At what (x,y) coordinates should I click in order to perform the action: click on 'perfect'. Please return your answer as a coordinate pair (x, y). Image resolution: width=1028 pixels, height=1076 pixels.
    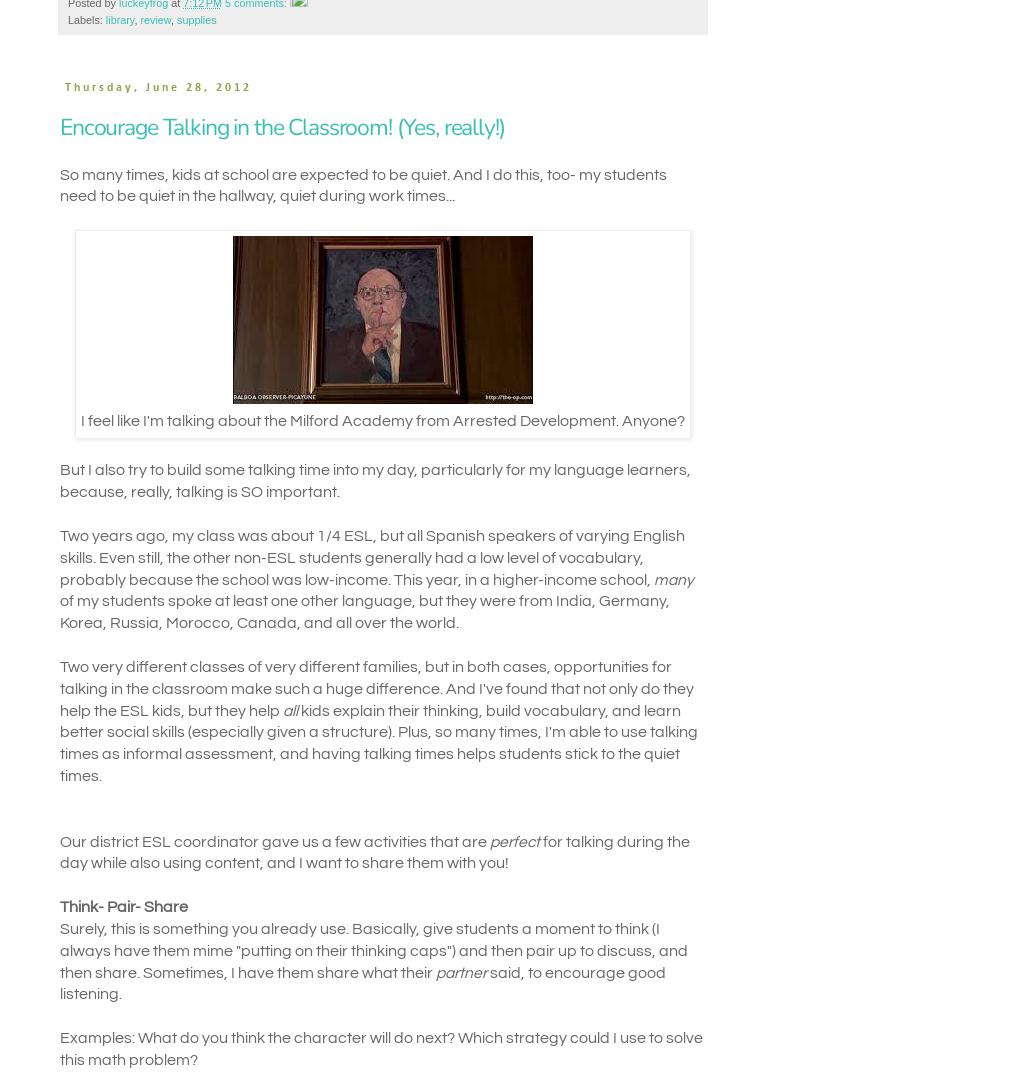
    Looking at the image, I should click on (489, 840).